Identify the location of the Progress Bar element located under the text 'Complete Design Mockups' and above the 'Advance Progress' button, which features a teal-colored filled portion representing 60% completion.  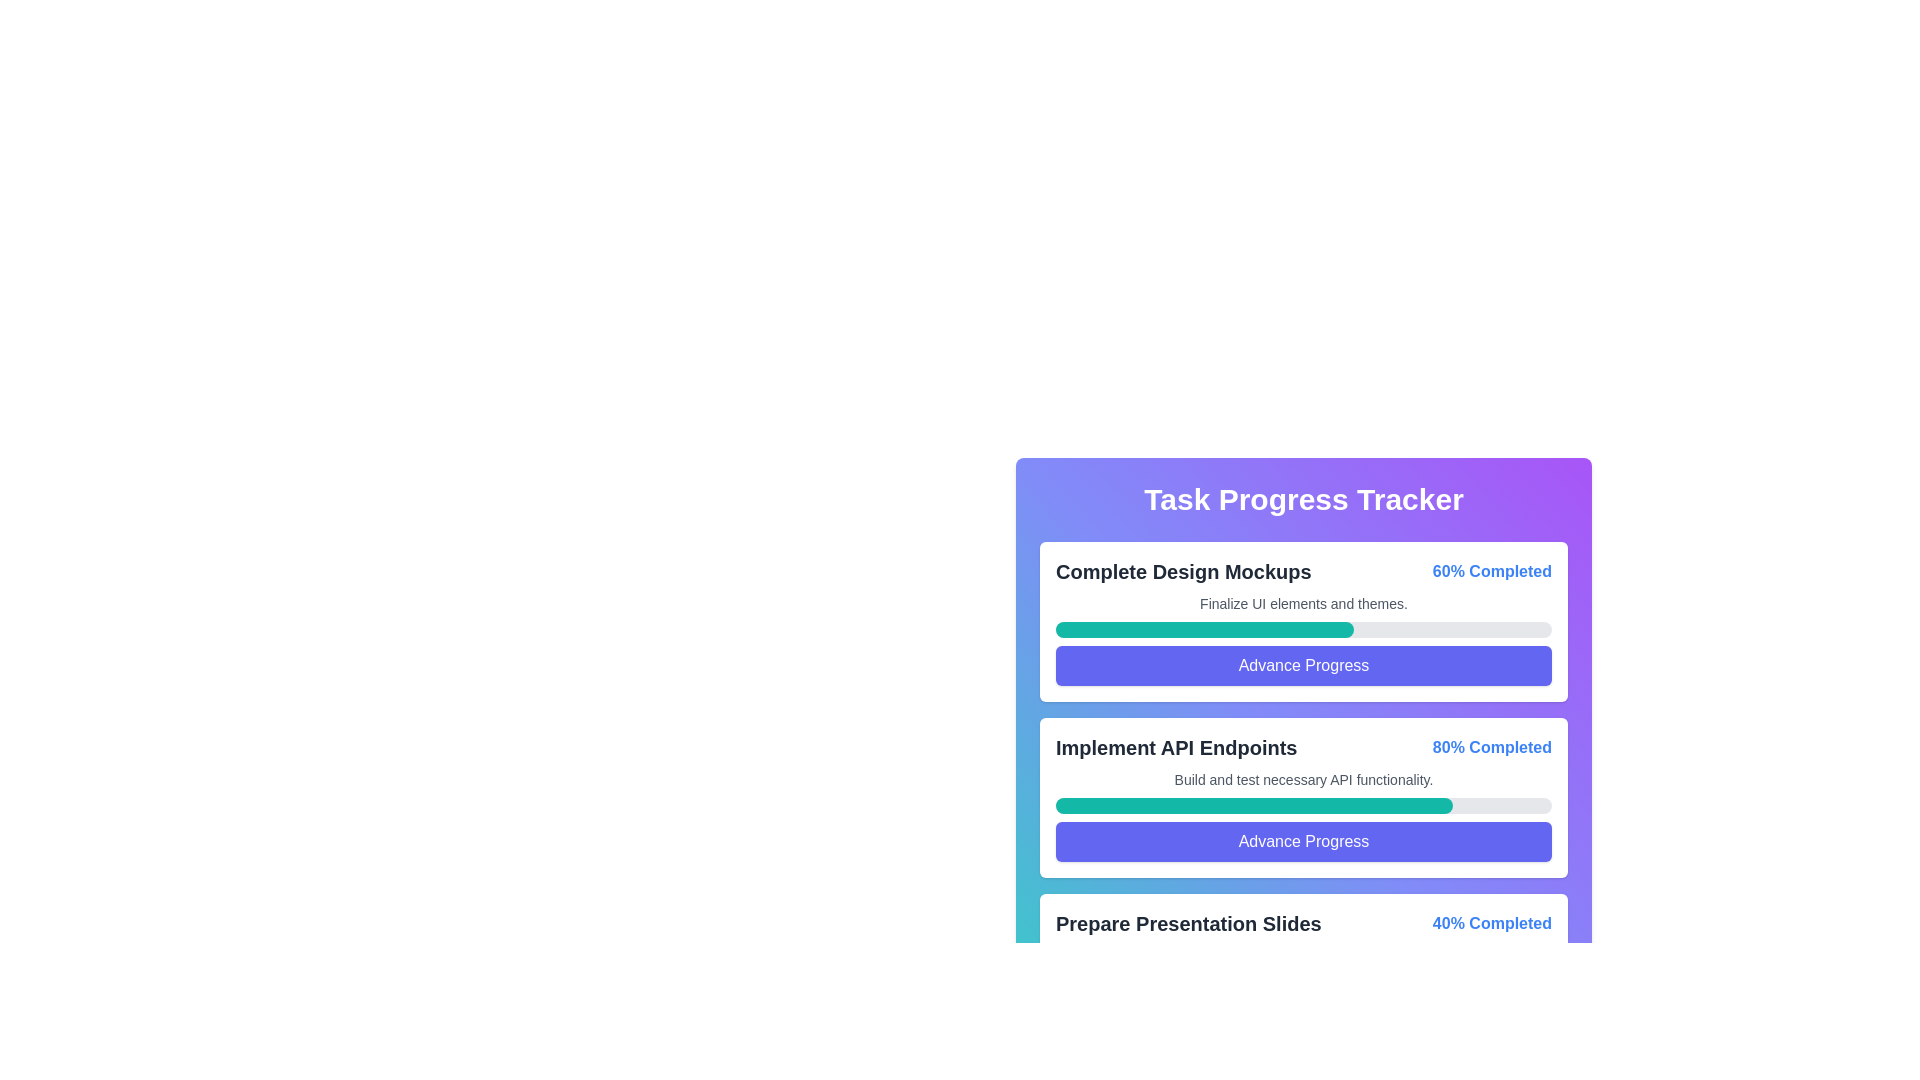
(1304, 628).